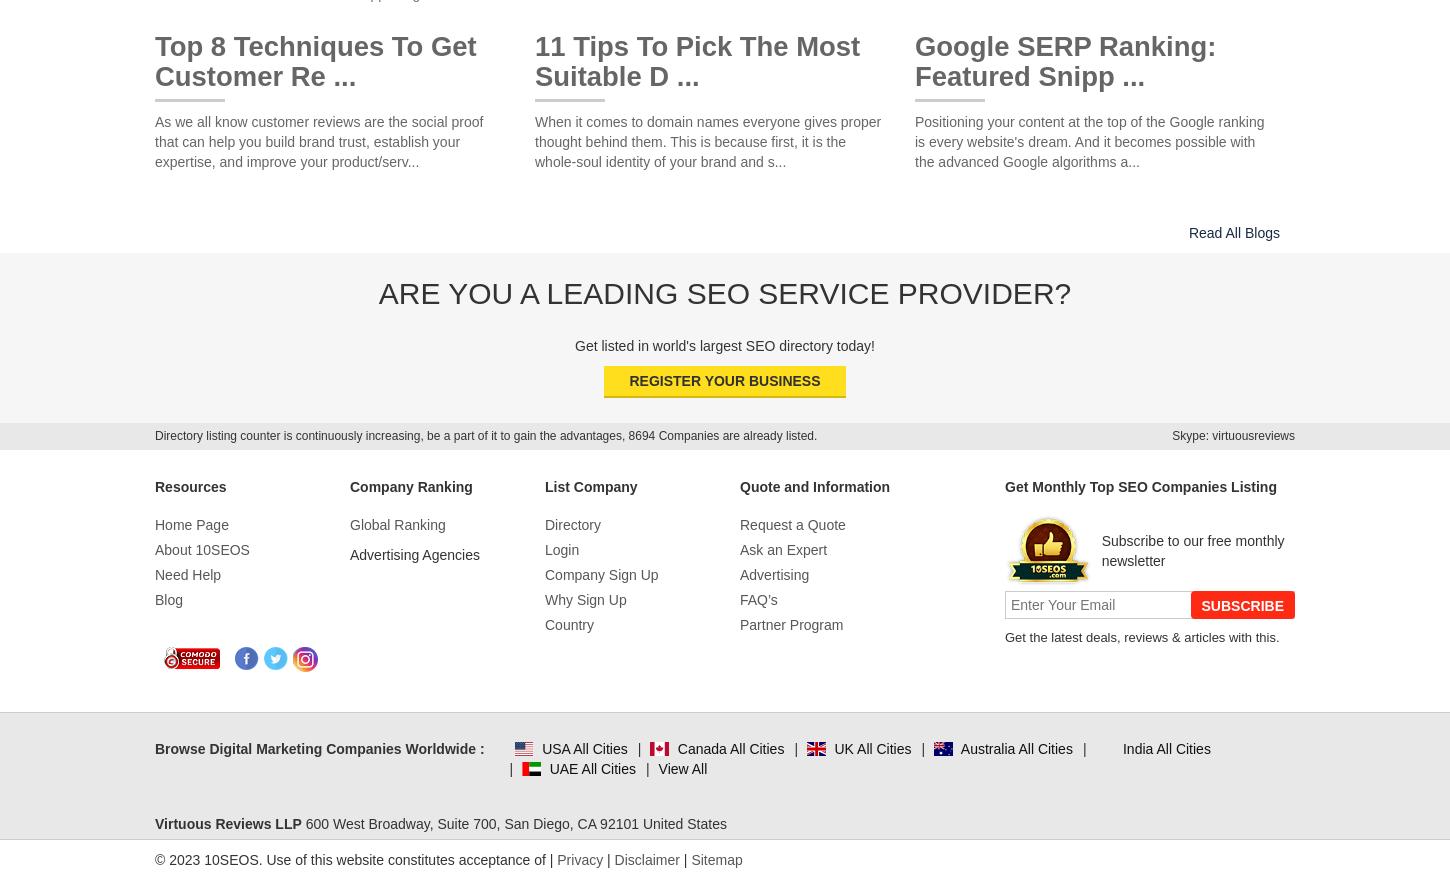 The image size is (1450, 879). I want to click on 'Browse Digital Marketing Companies Worldwide :', so click(319, 747).